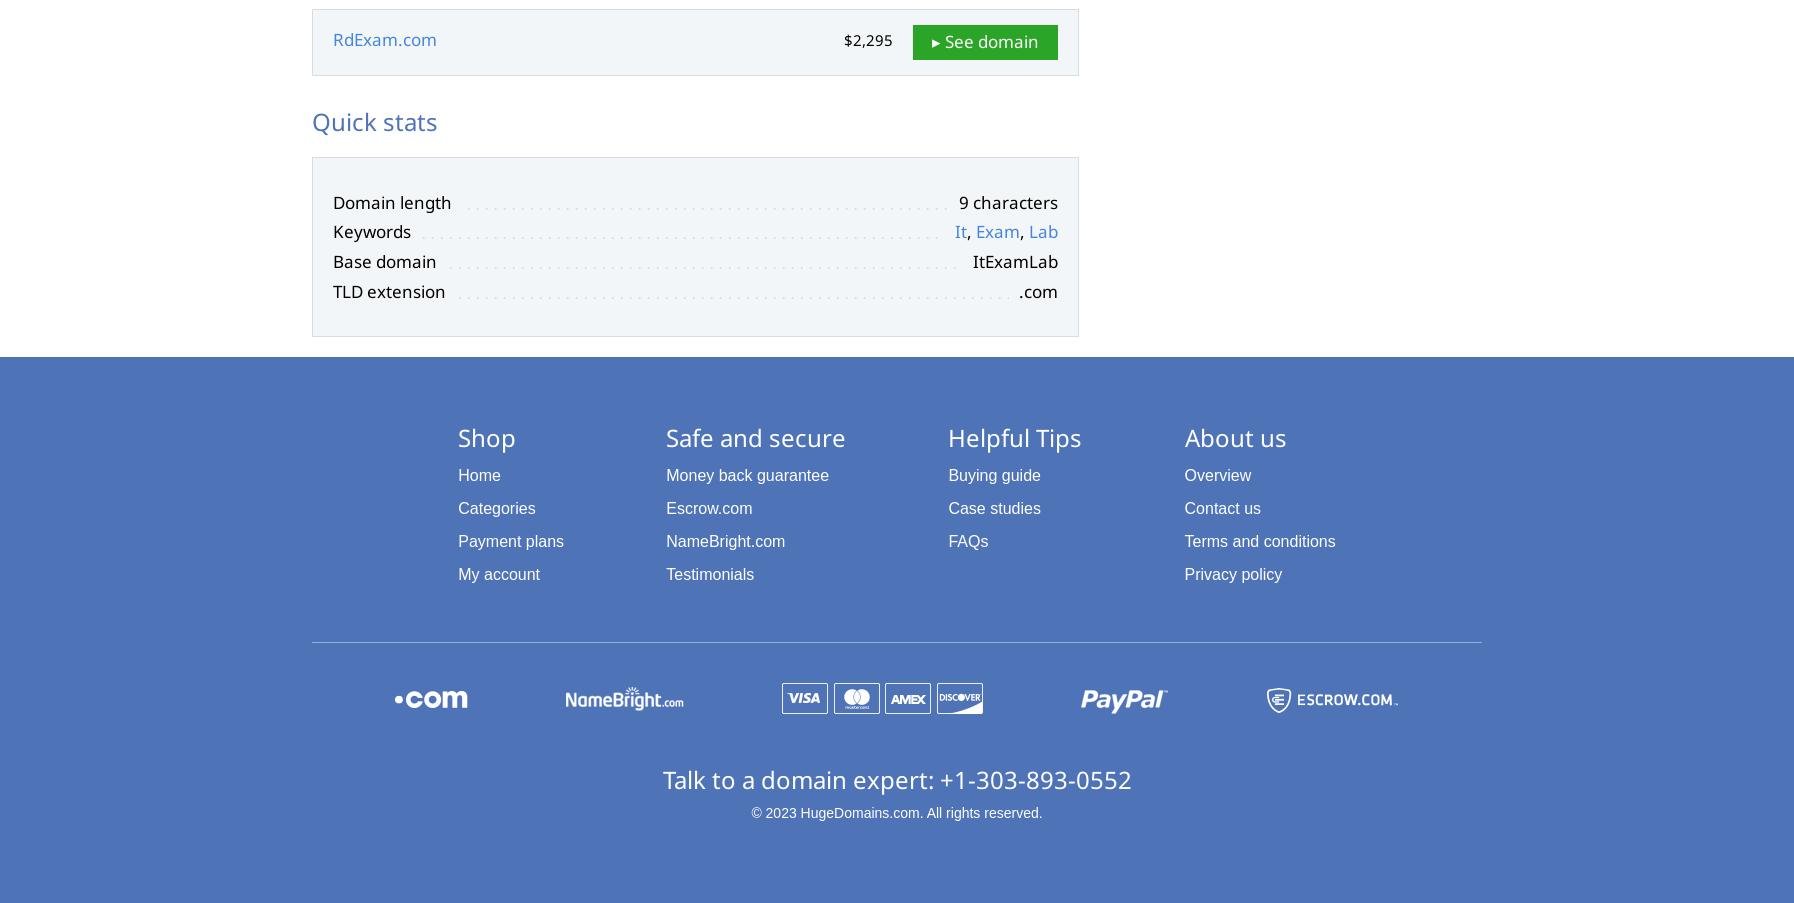 The image size is (1794, 903). What do you see at coordinates (661, 778) in the screenshot?
I see `'Talk to a domain expert:'` at bounding box center [661, 778].